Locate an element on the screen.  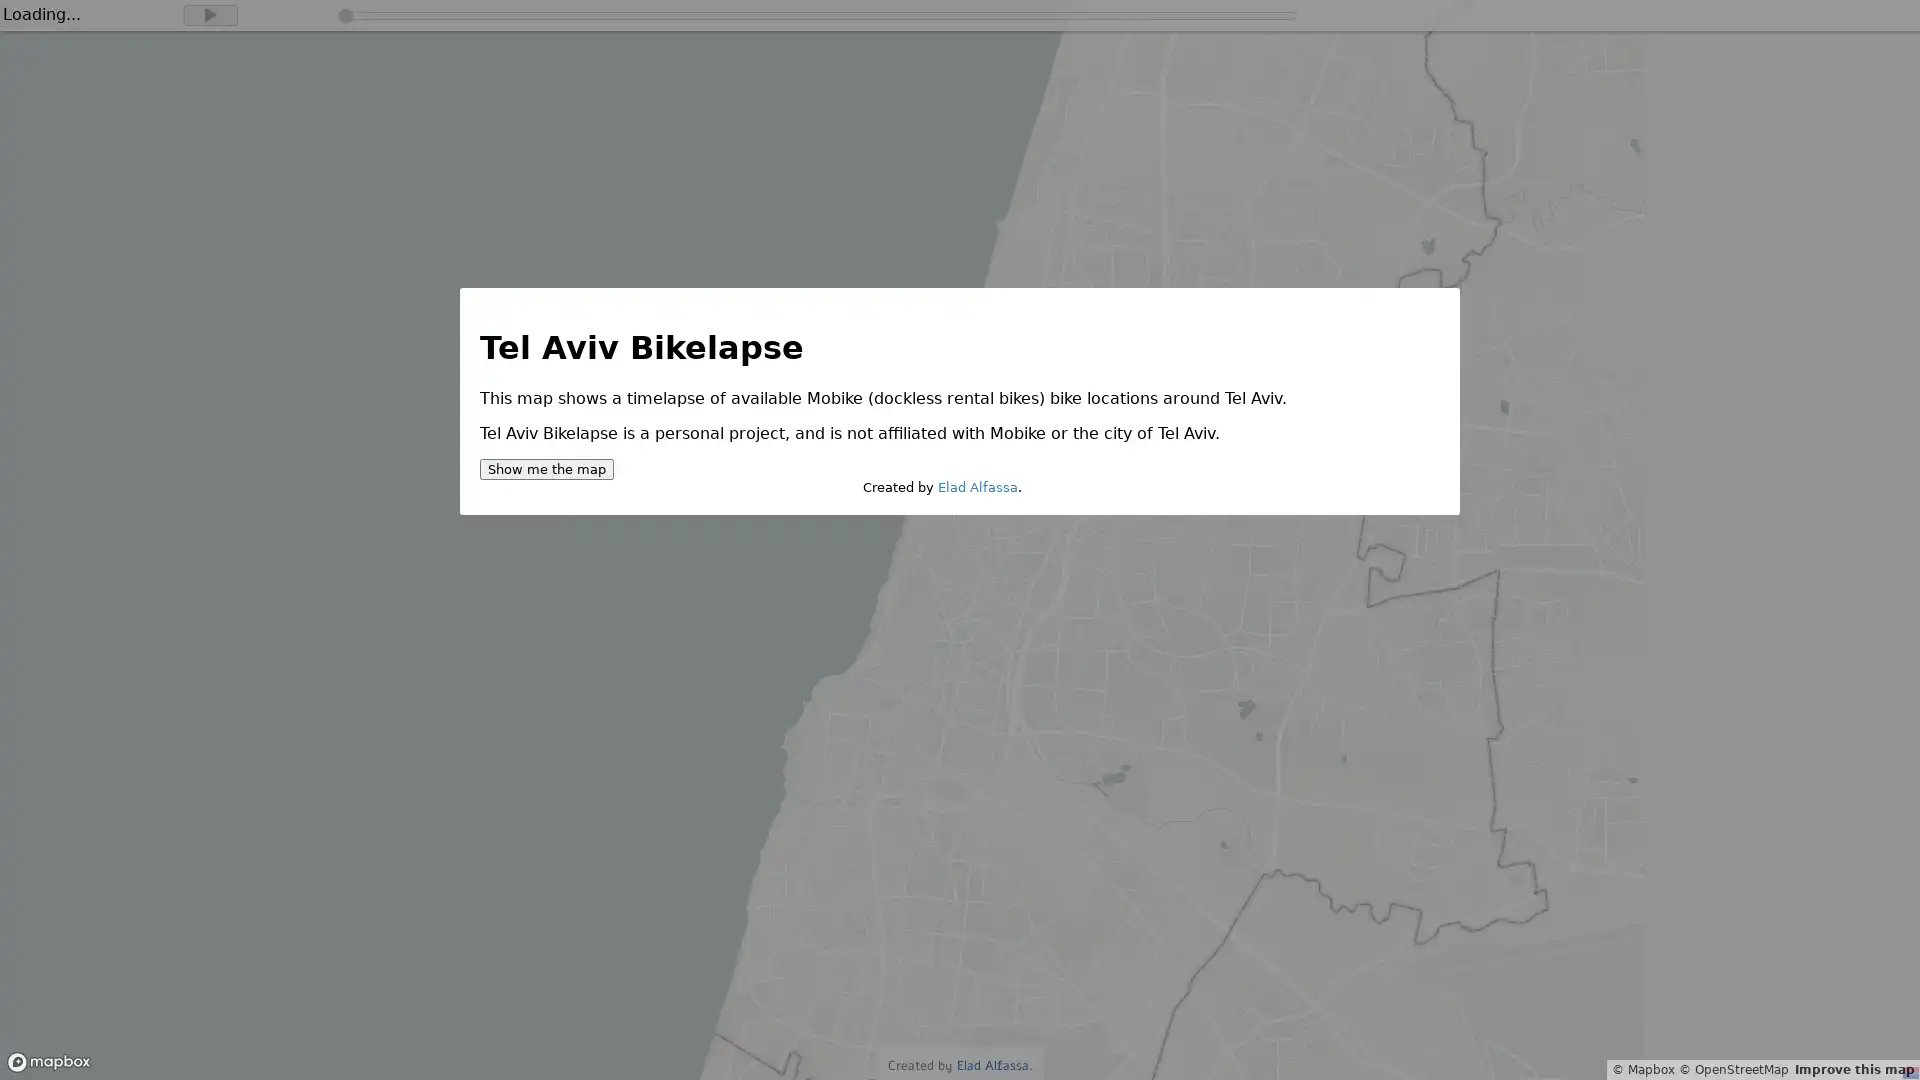
Play timelapse is located at coordinates (210, 15).